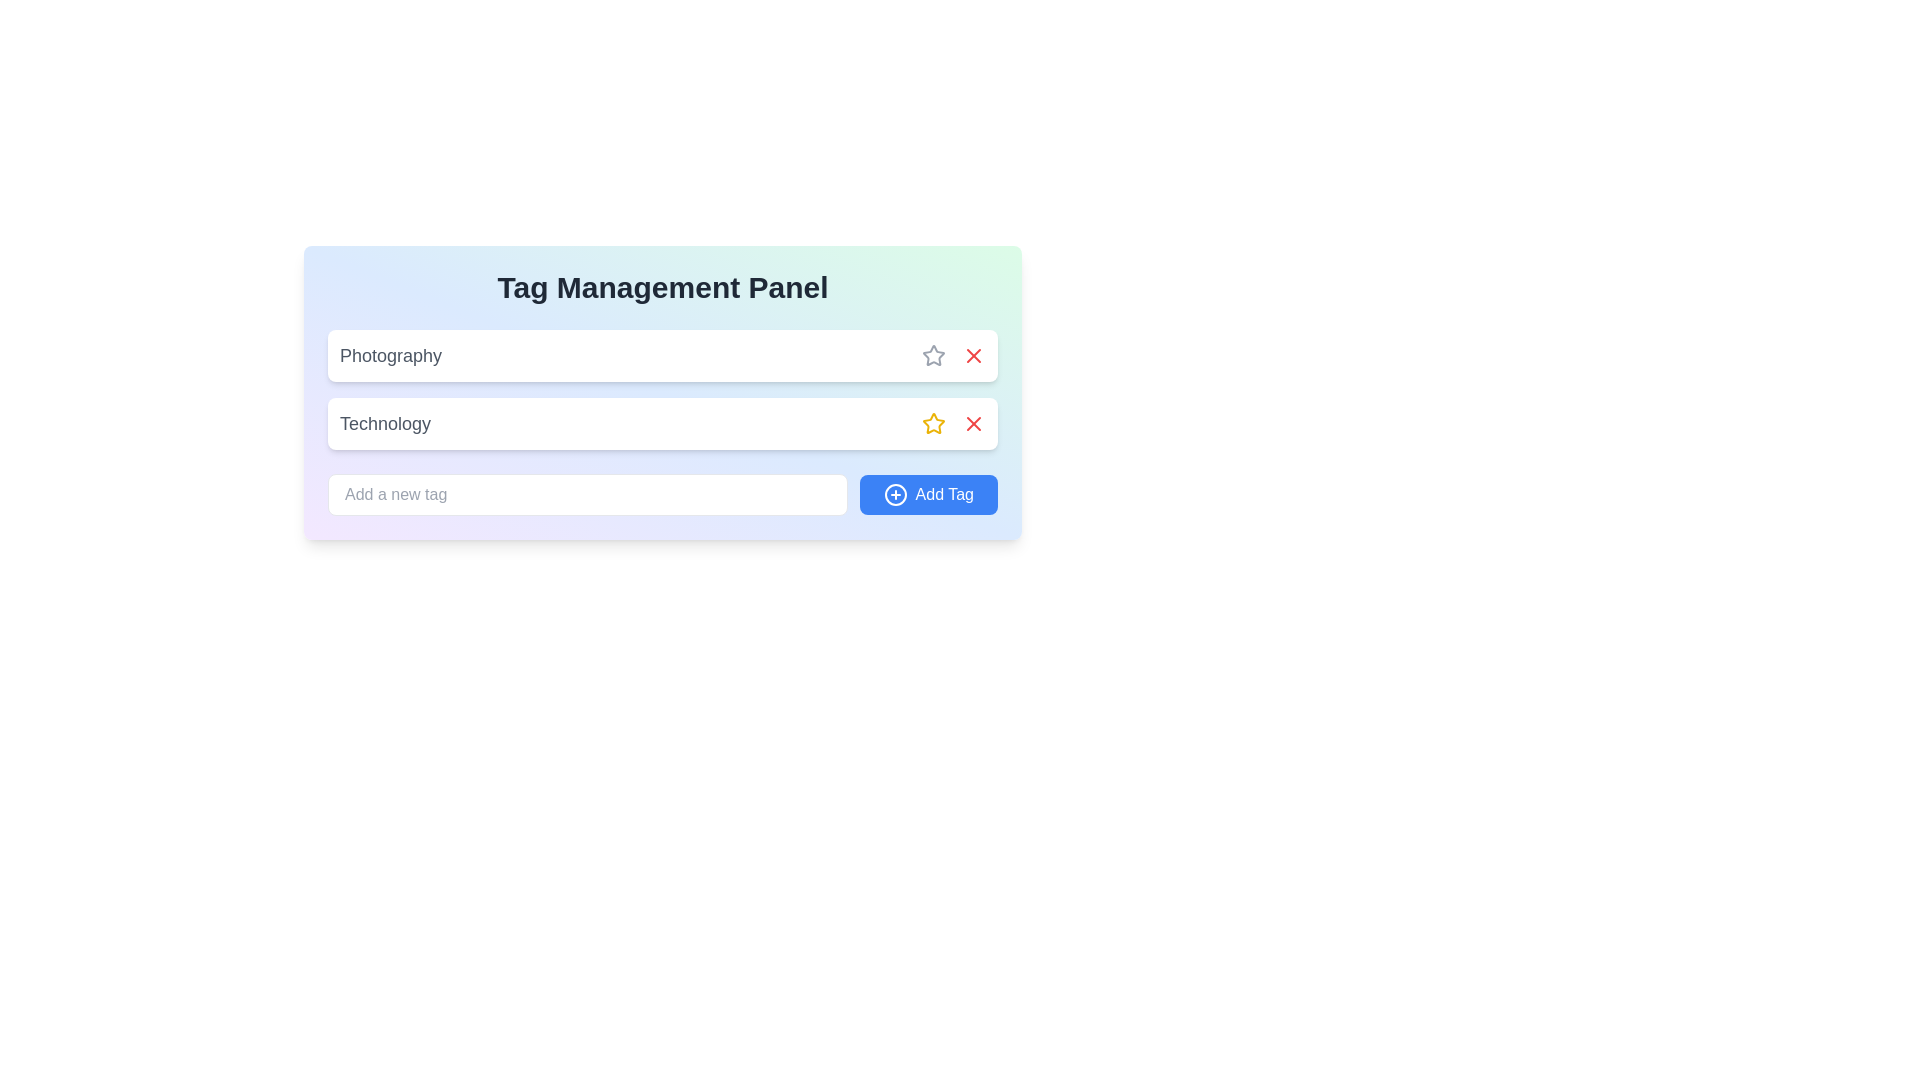 The width and height of the screenshot is (1920, 1080). Describe the element at coordinates (933, 354) in the screenshot. I see `the star icon button located in the 'Technology' row` at that location.